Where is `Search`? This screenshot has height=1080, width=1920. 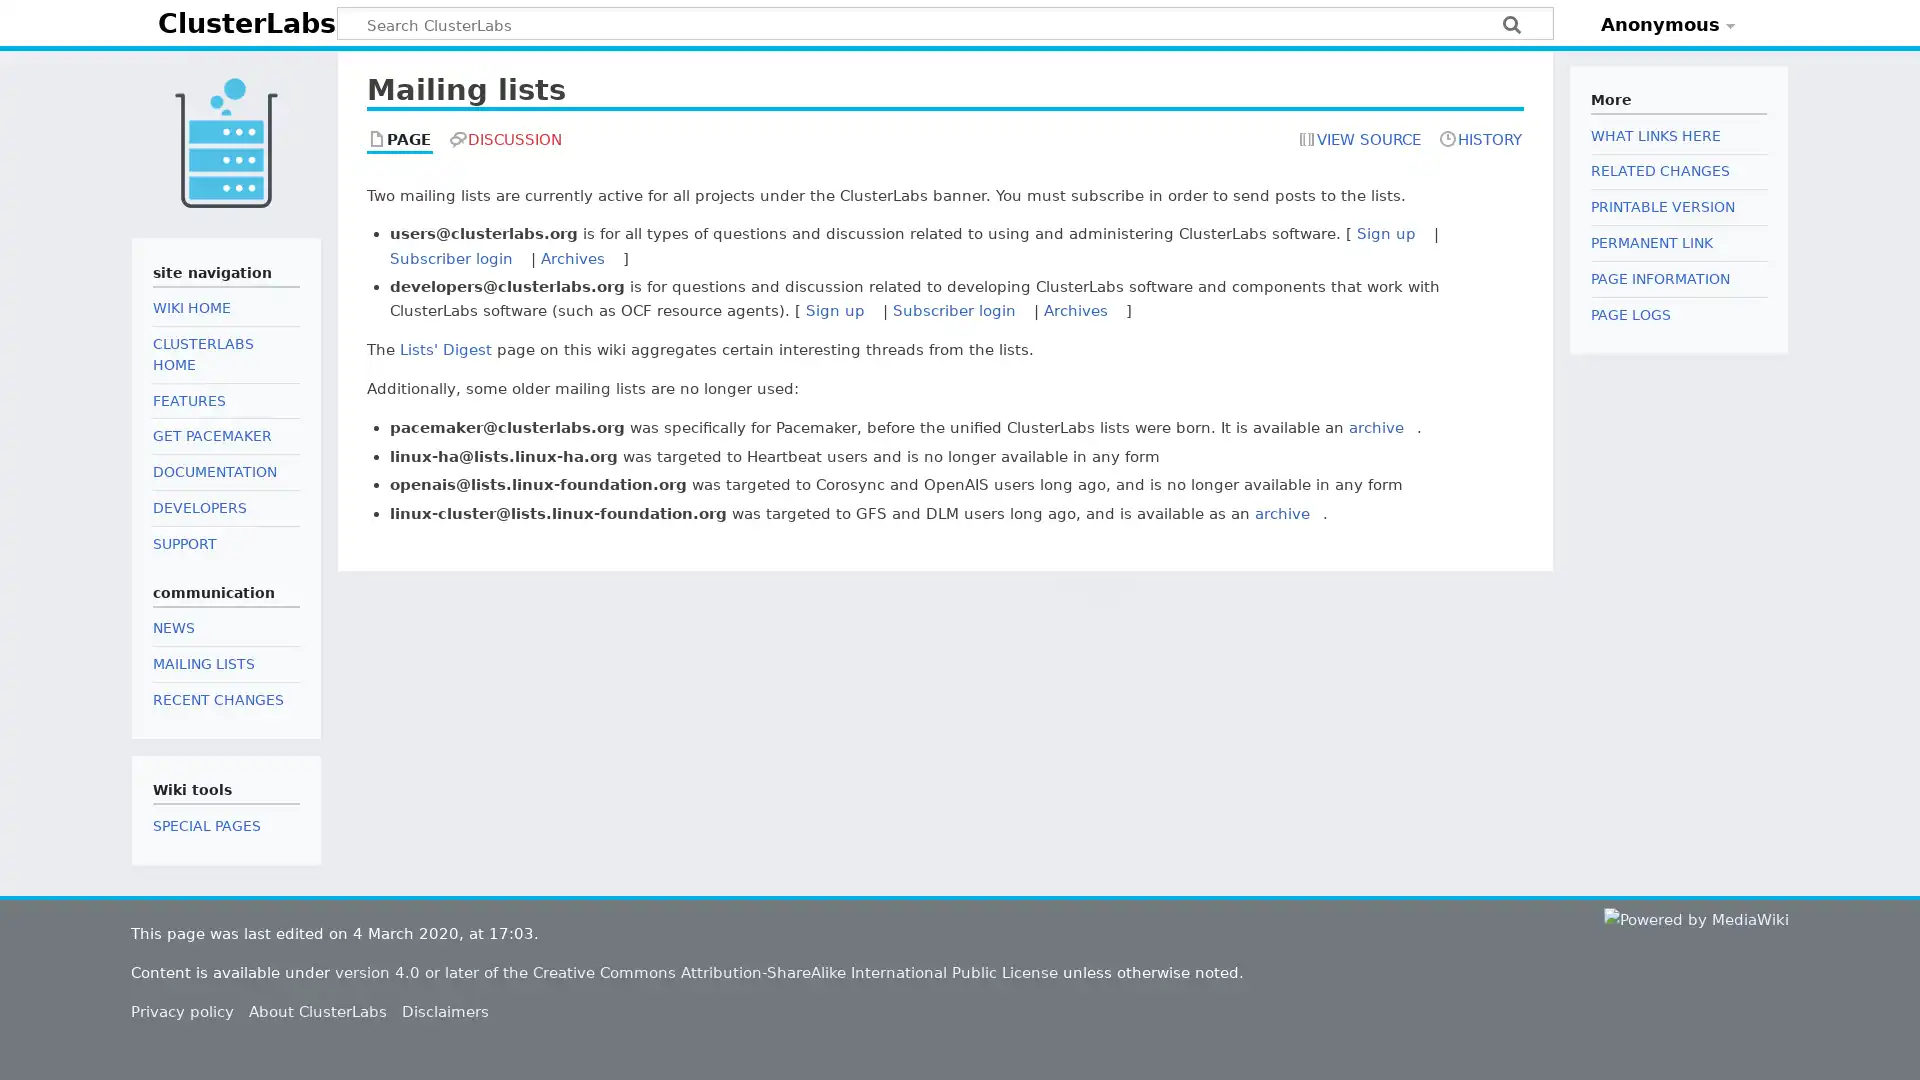
Search is located at coordinates (1512, 26).